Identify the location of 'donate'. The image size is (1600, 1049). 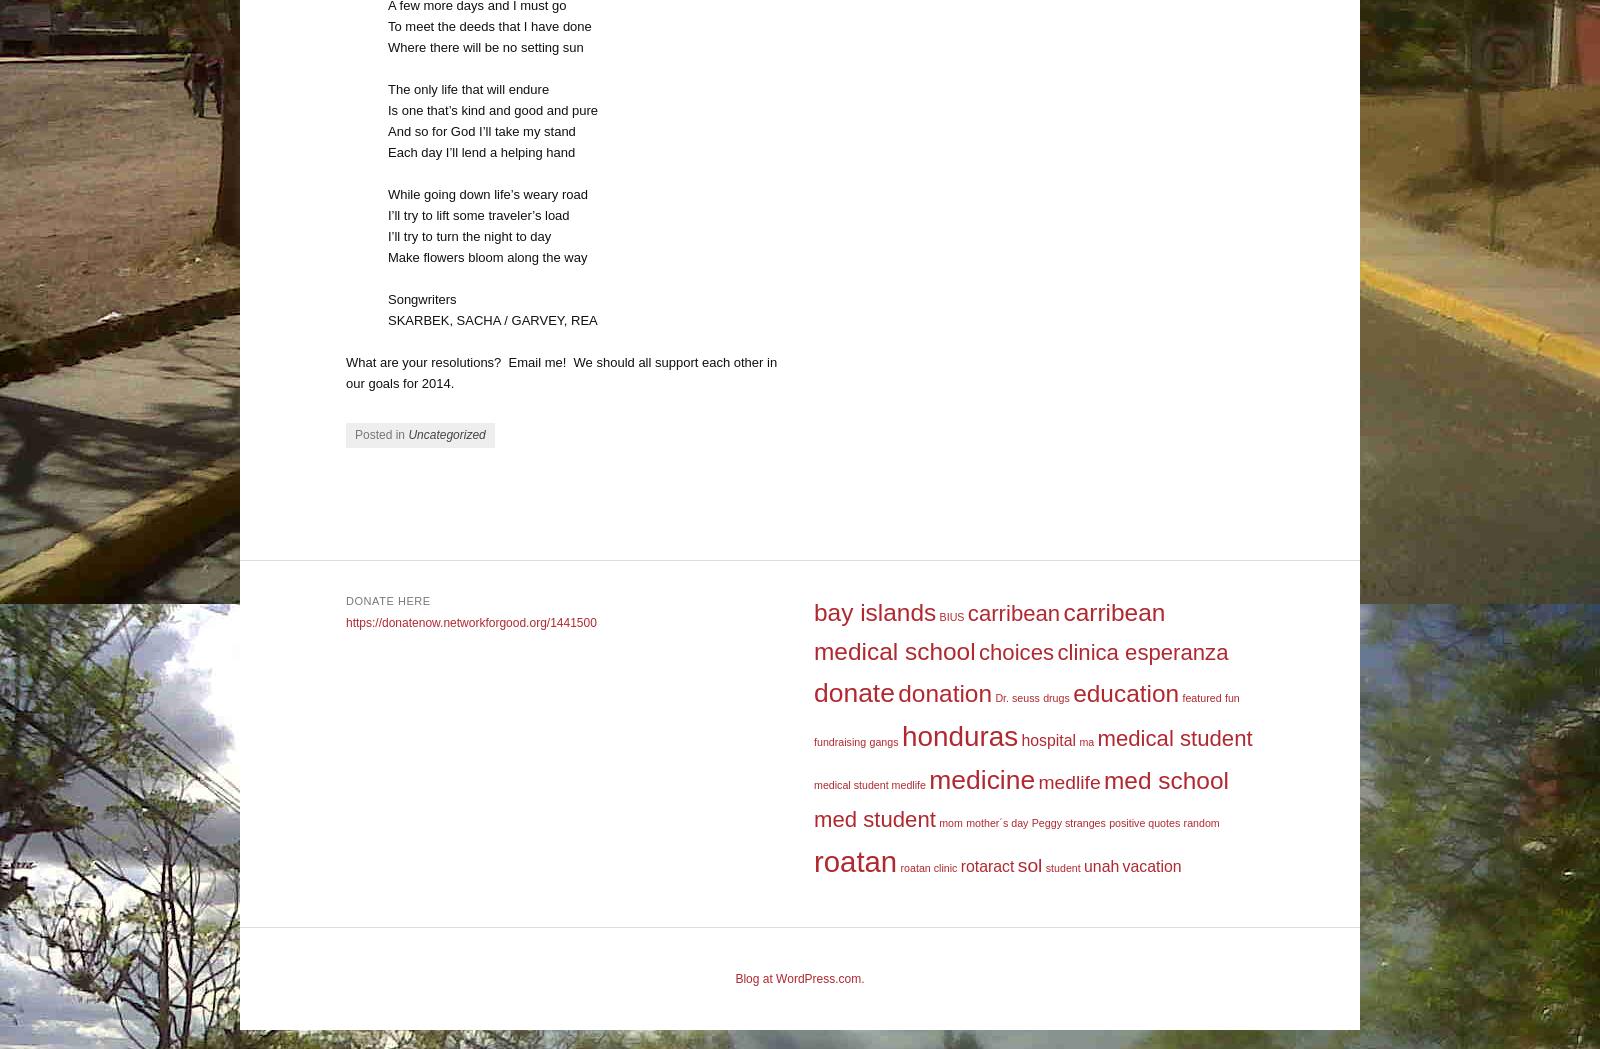
(852, 692).